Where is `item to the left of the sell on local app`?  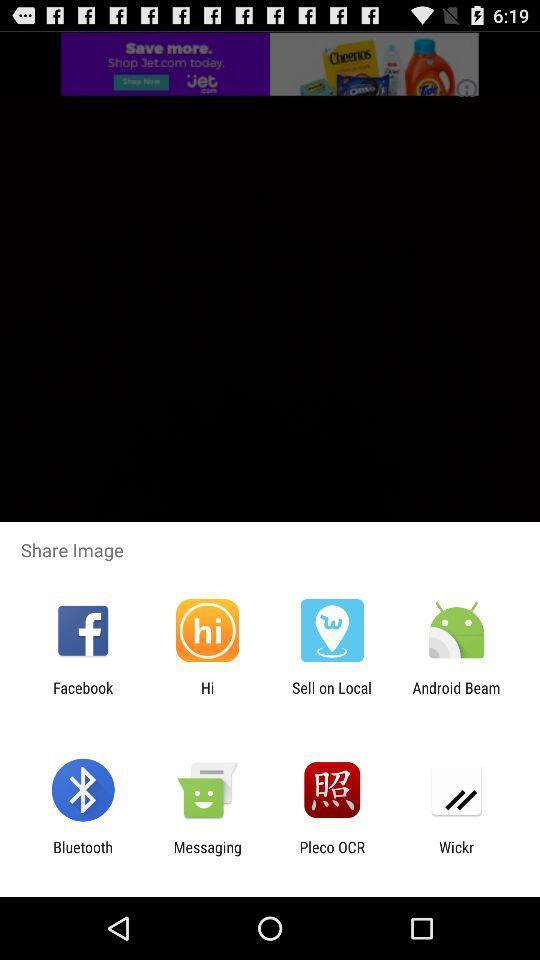 item to the left of the sell on local app is located at coordinates (206, 696).